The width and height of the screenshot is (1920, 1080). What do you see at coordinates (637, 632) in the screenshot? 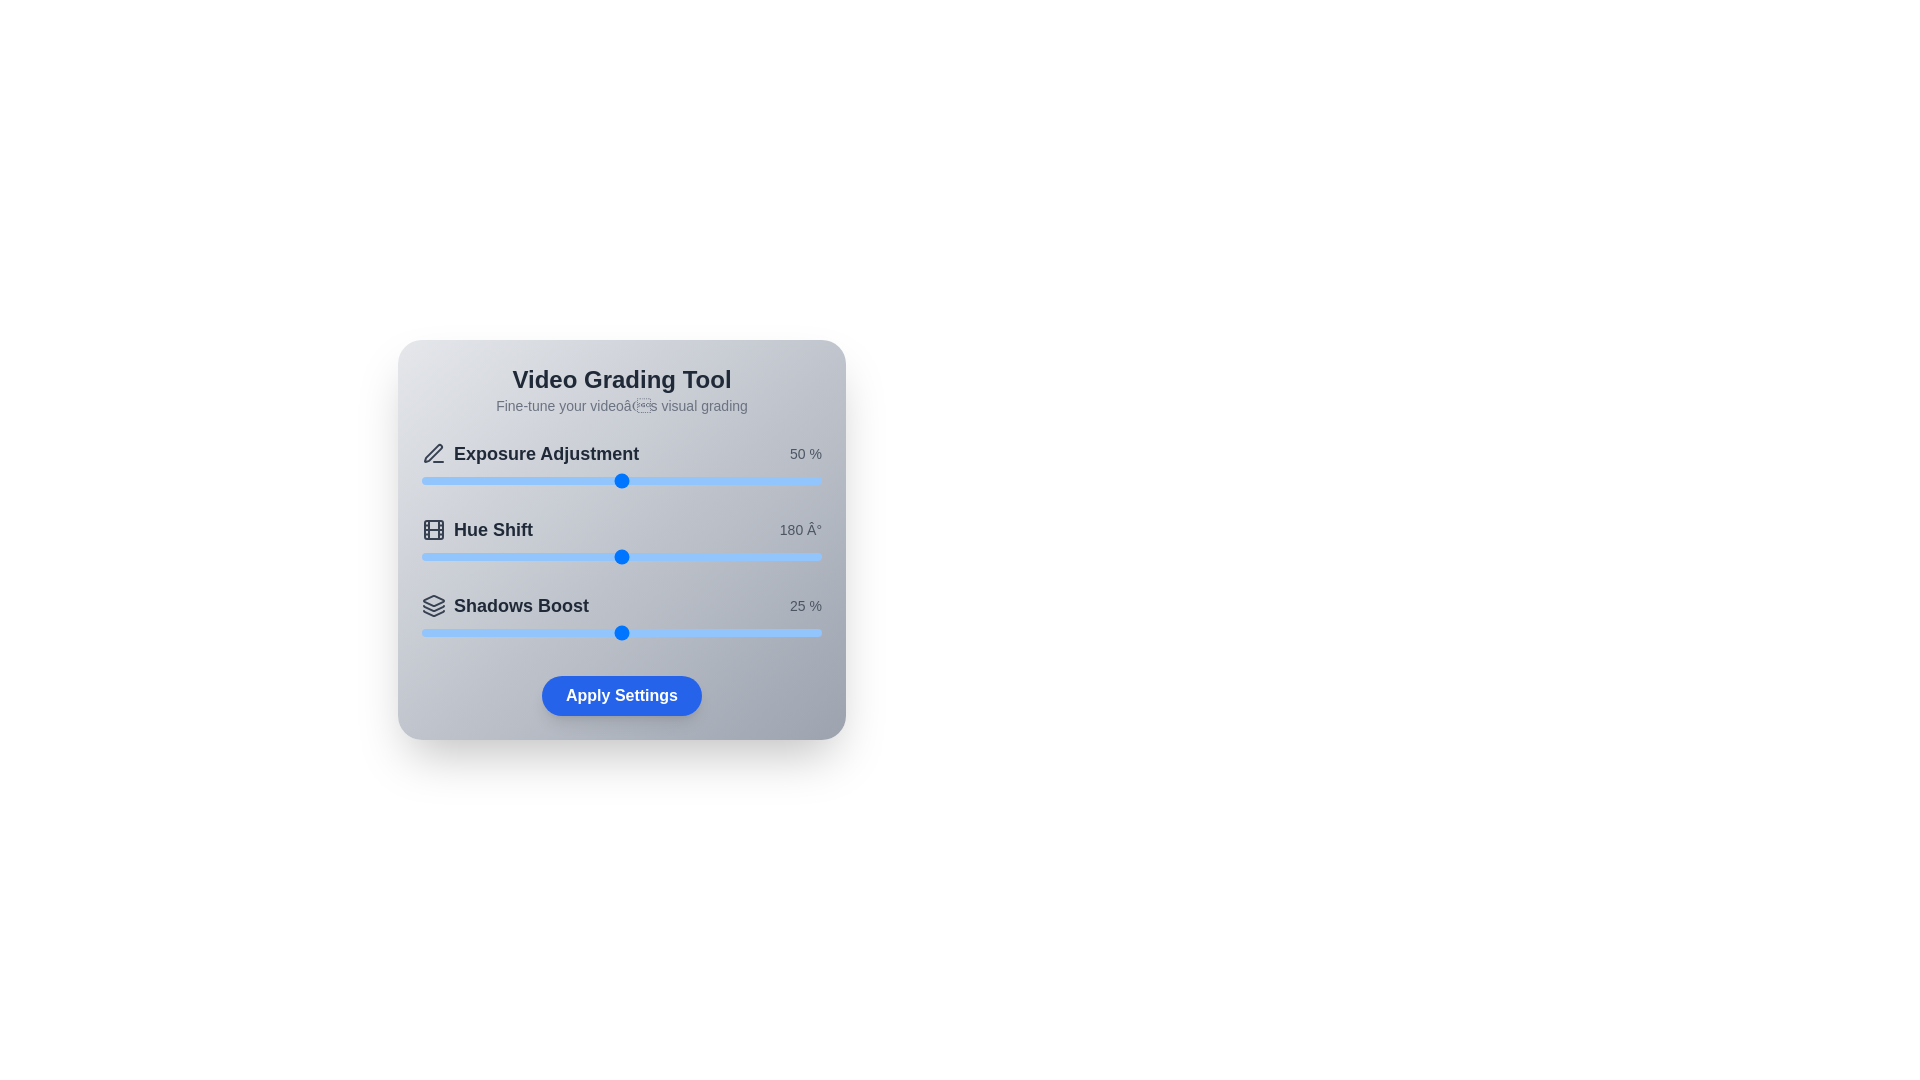
I see `the 'Shadows Boost' slider` at bounding box center [637, 632].